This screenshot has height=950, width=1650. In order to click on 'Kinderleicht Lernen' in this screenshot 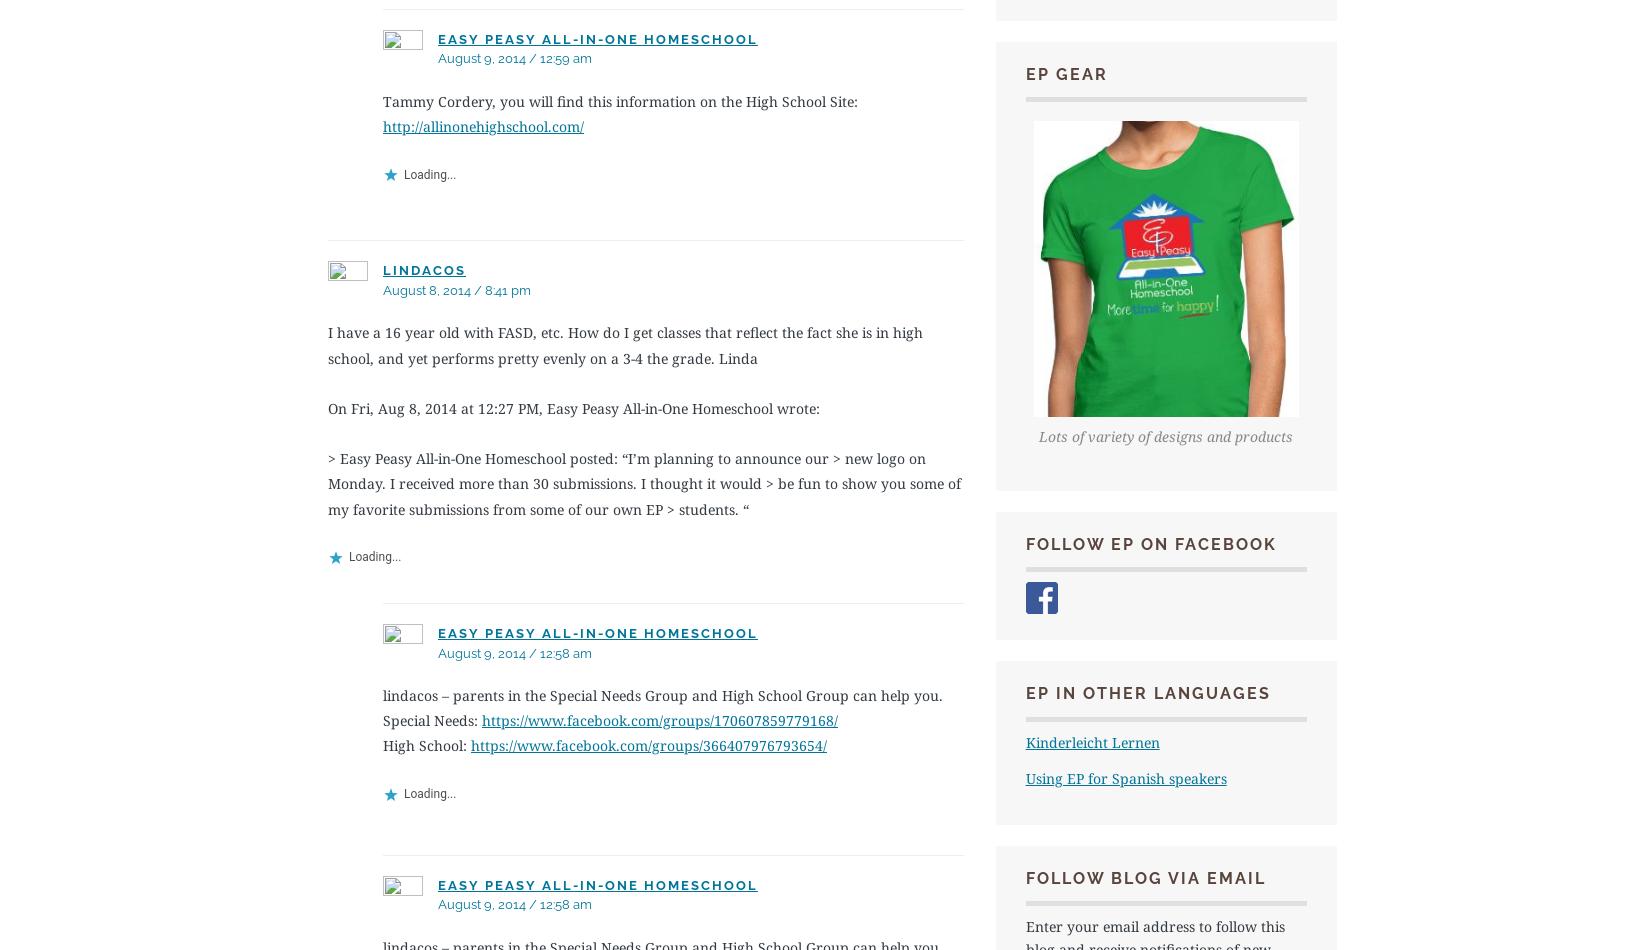, I will do `click(1091, 741)`.